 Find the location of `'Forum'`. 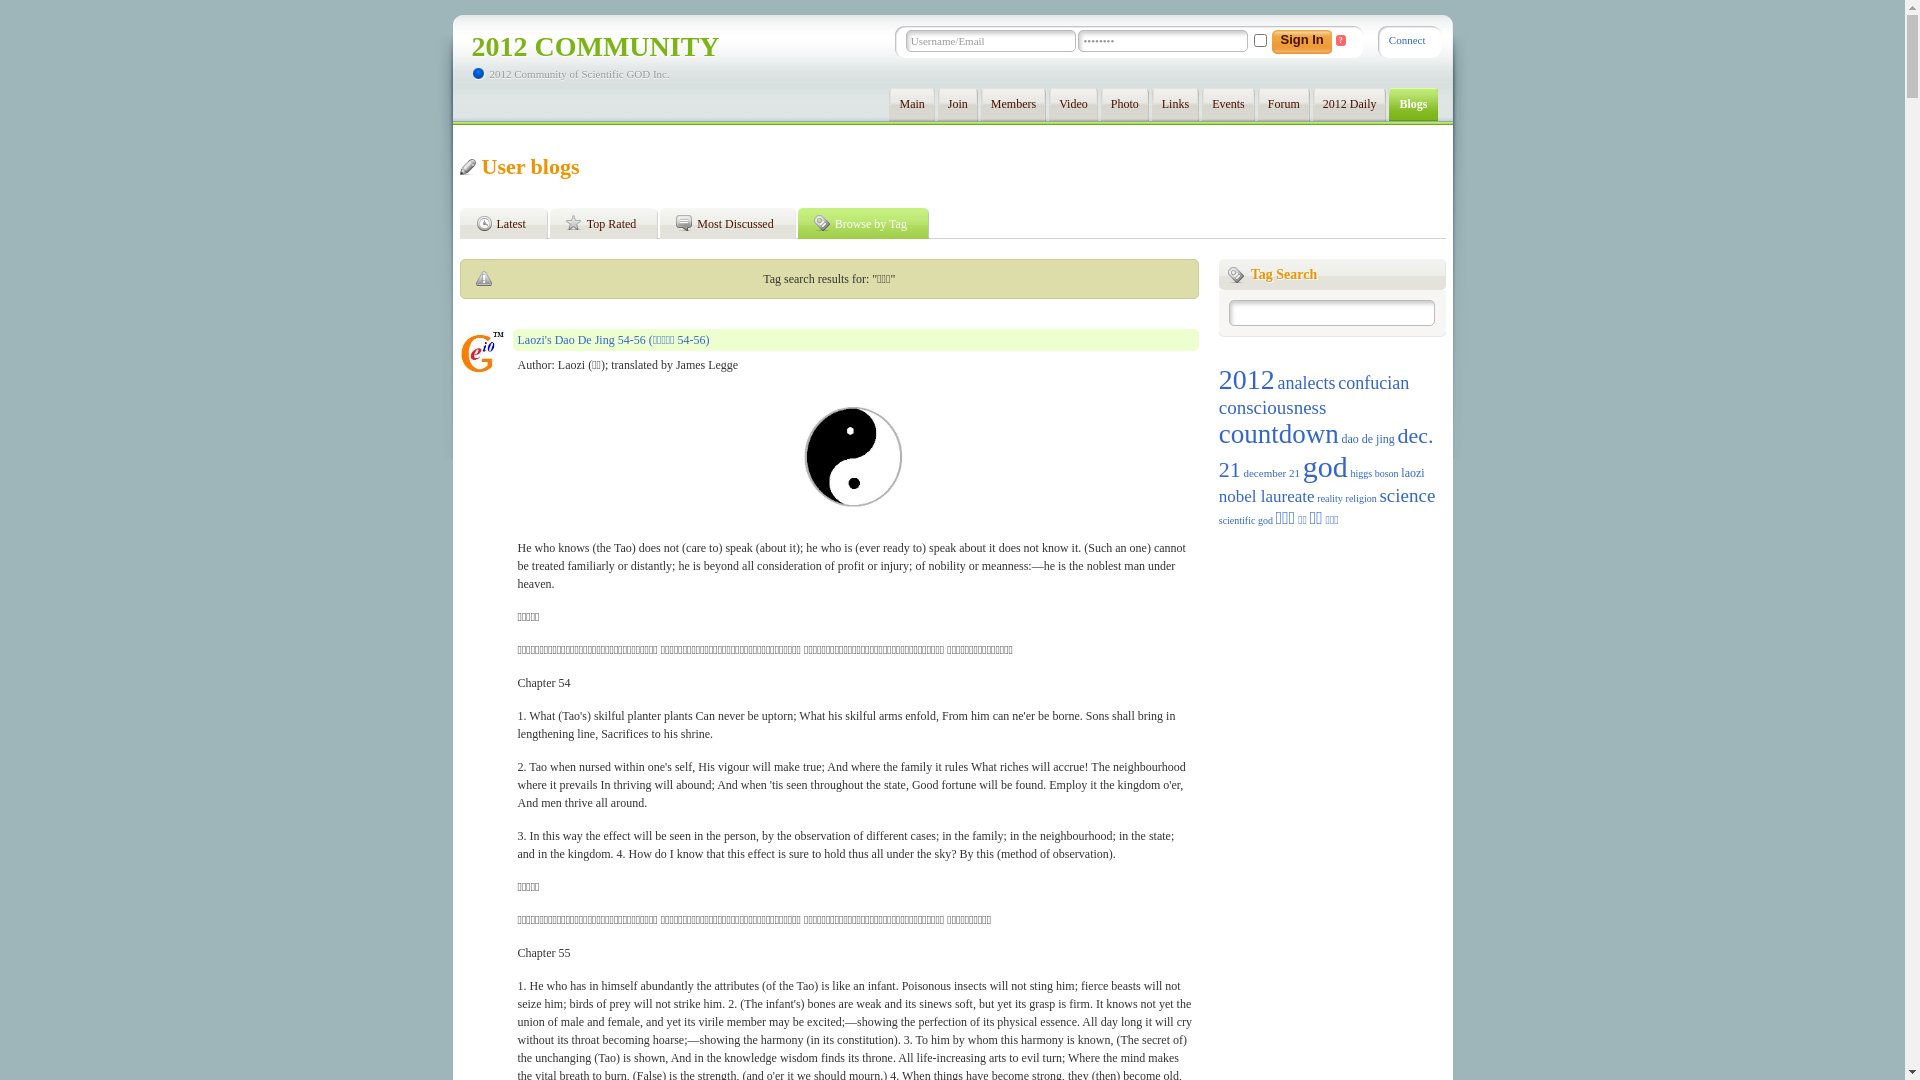

'Forum' is located at coordinates (1283, 104).